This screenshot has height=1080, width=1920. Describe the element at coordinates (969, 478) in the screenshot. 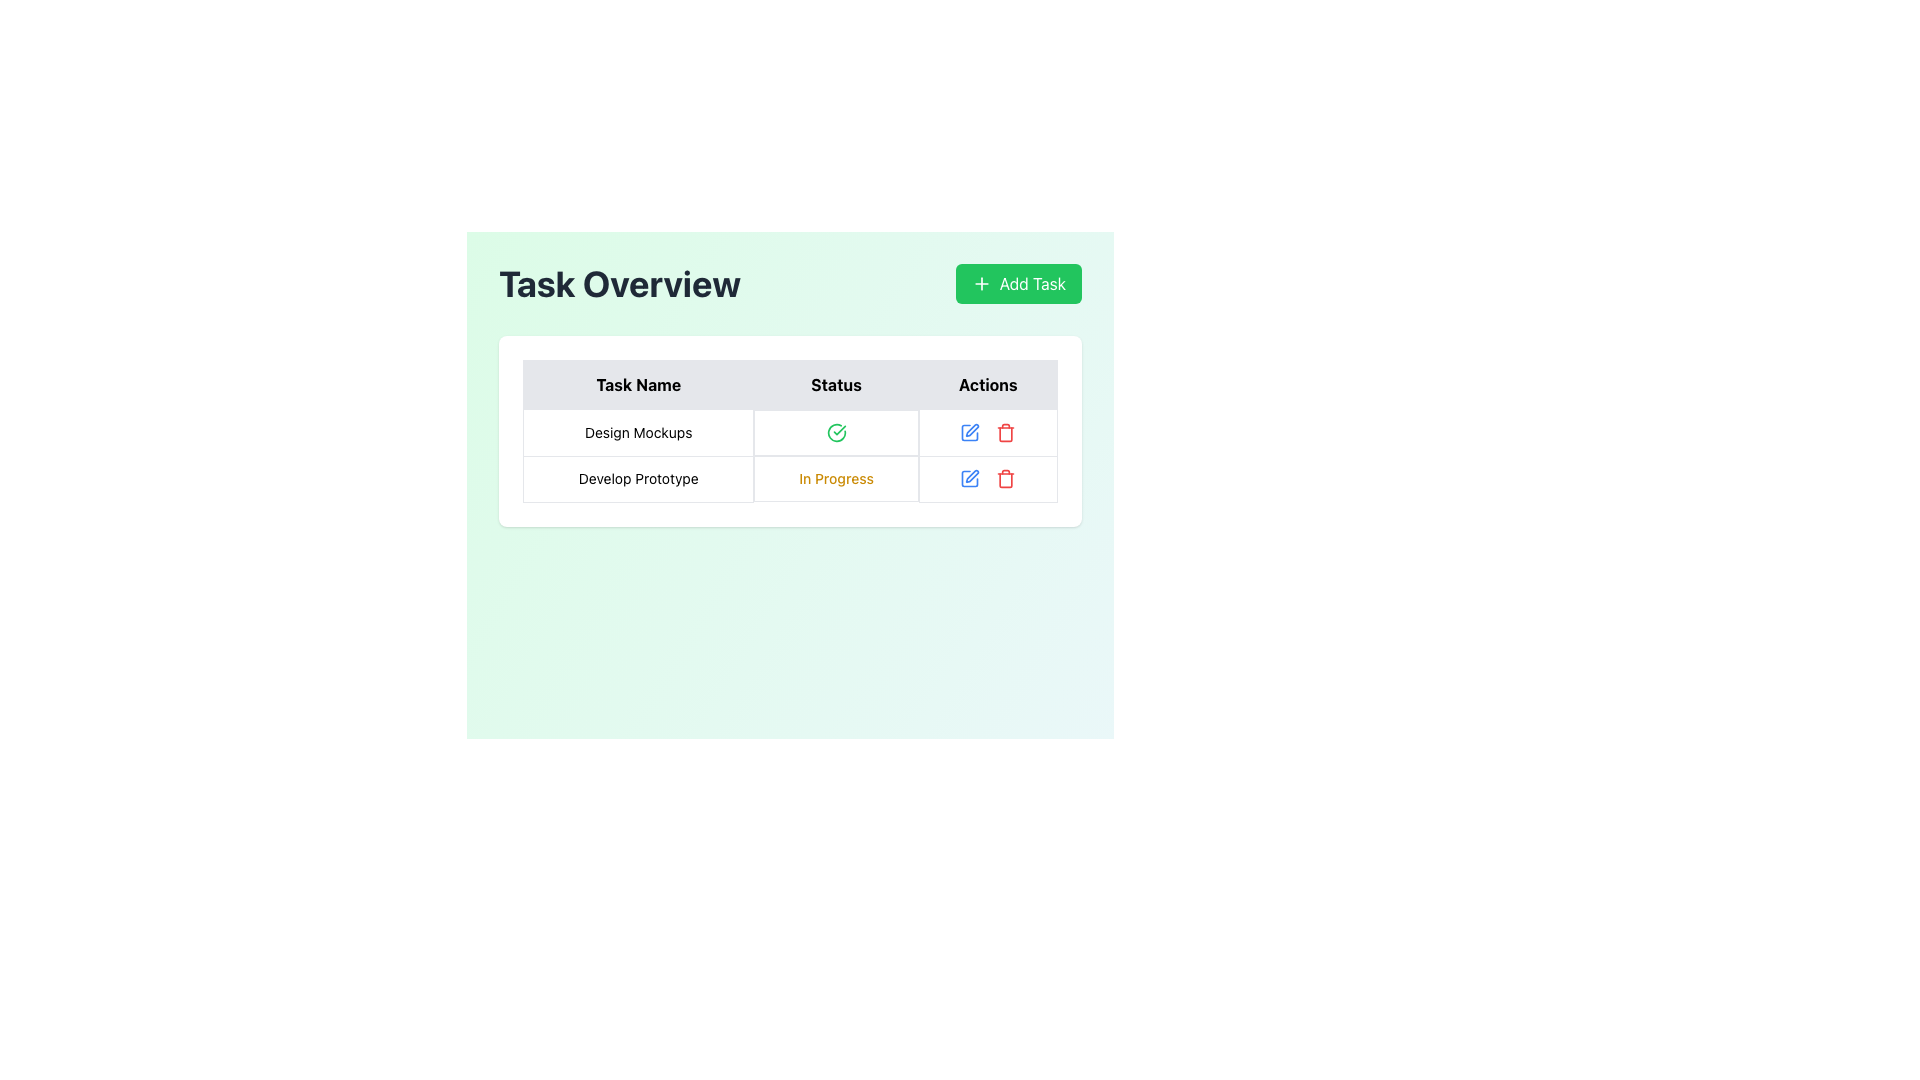

I see `the edit icon in the 'Actions' column of the task list to initiate editing for the task labeled 'Develop Prototype'` at that location.